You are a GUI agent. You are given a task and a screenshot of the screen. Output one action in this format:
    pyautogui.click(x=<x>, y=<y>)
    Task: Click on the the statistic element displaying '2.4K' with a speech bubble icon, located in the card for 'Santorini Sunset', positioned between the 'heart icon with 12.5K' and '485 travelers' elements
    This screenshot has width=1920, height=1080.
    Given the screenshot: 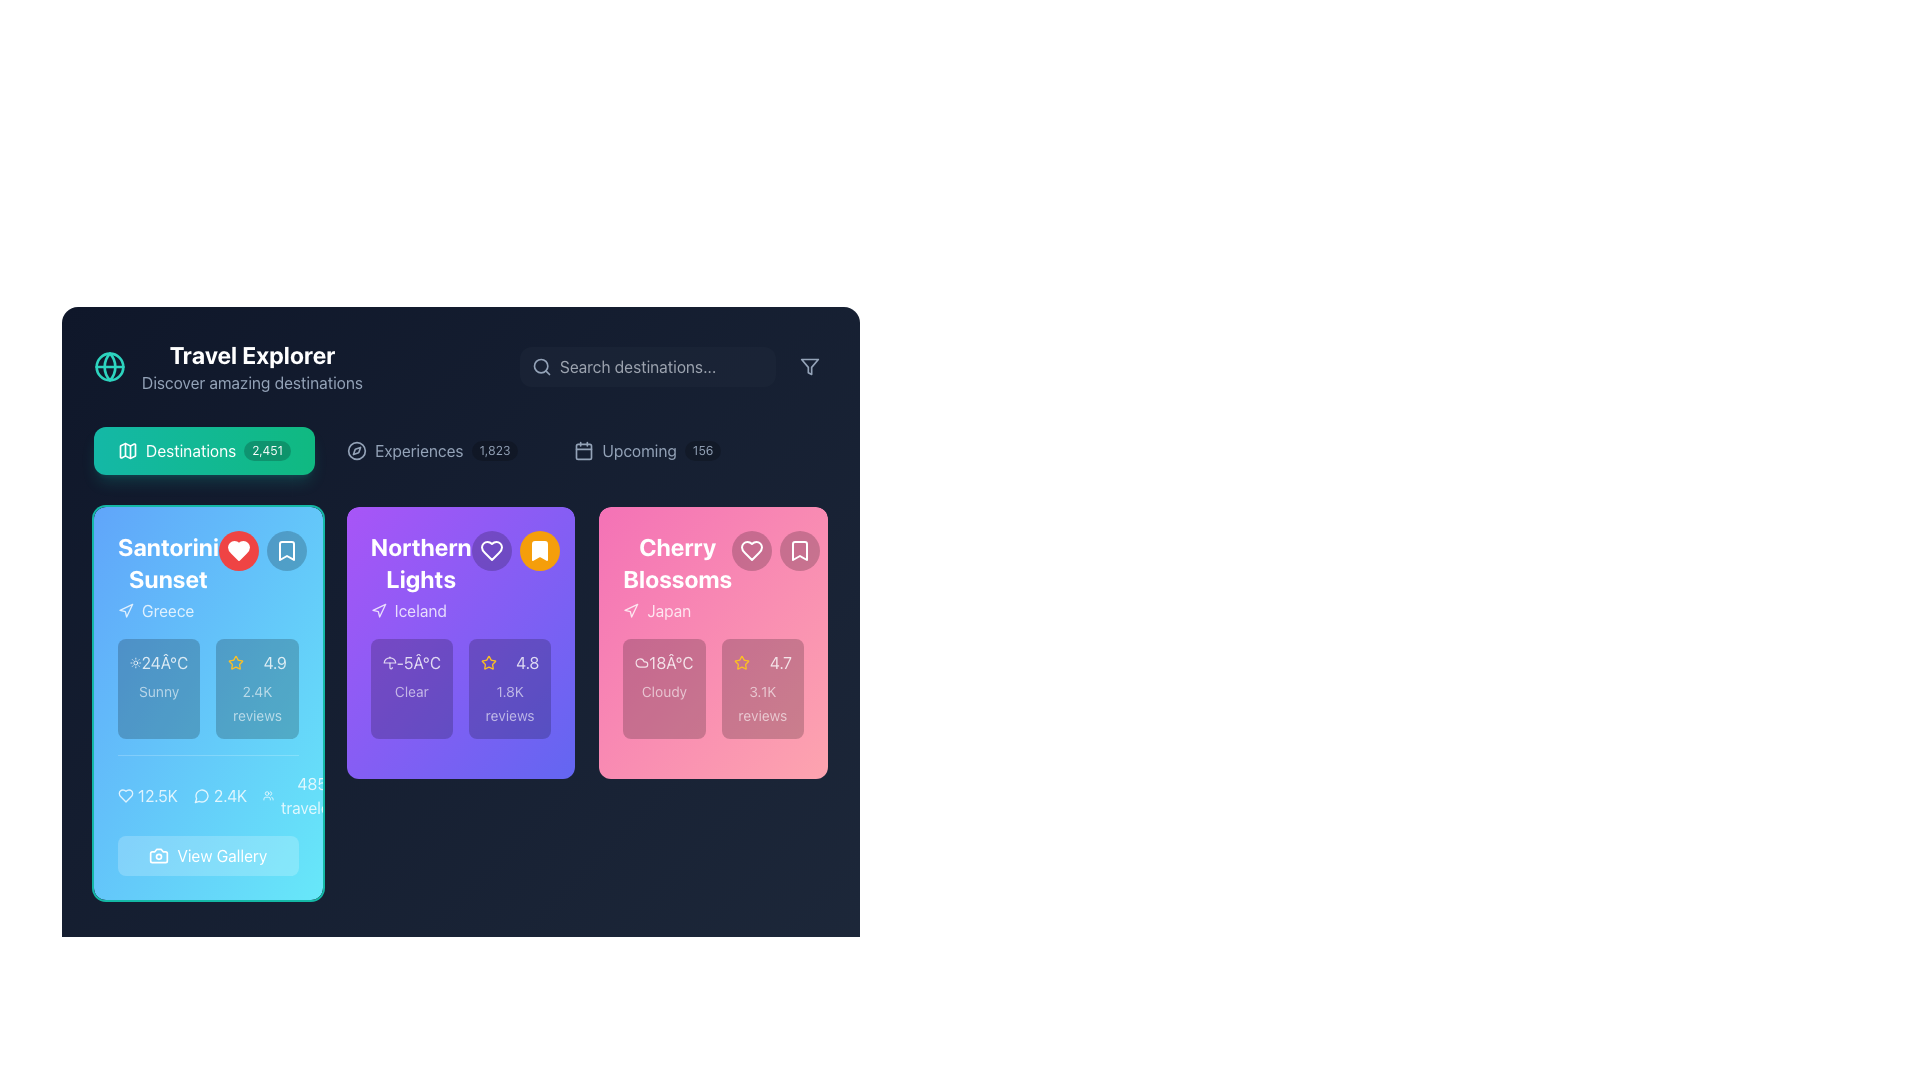 What is the action you would take?
    pyautogui.click(x=220, y=794)
    